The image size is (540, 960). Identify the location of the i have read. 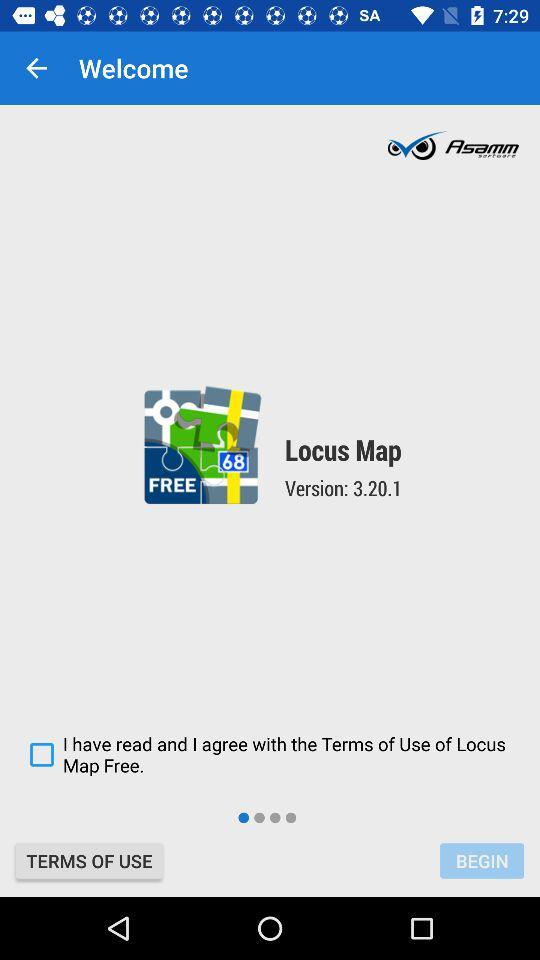
(270, 753).